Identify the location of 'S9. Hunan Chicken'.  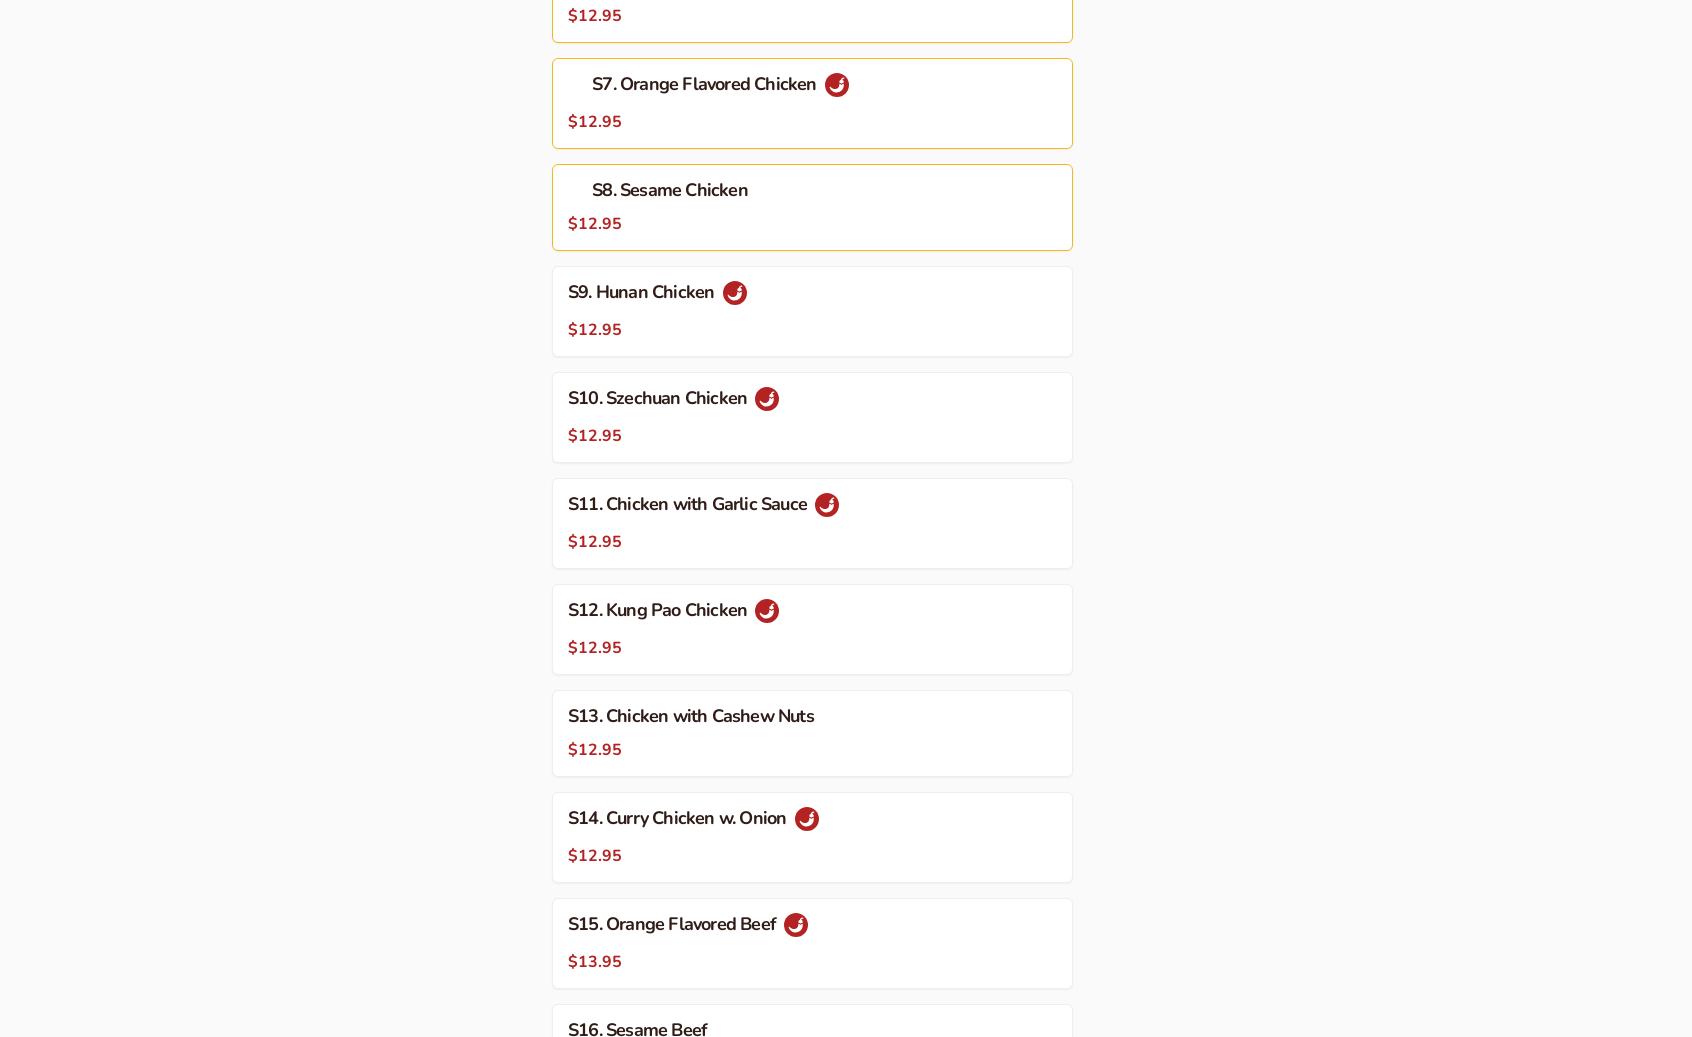
(567, 289).